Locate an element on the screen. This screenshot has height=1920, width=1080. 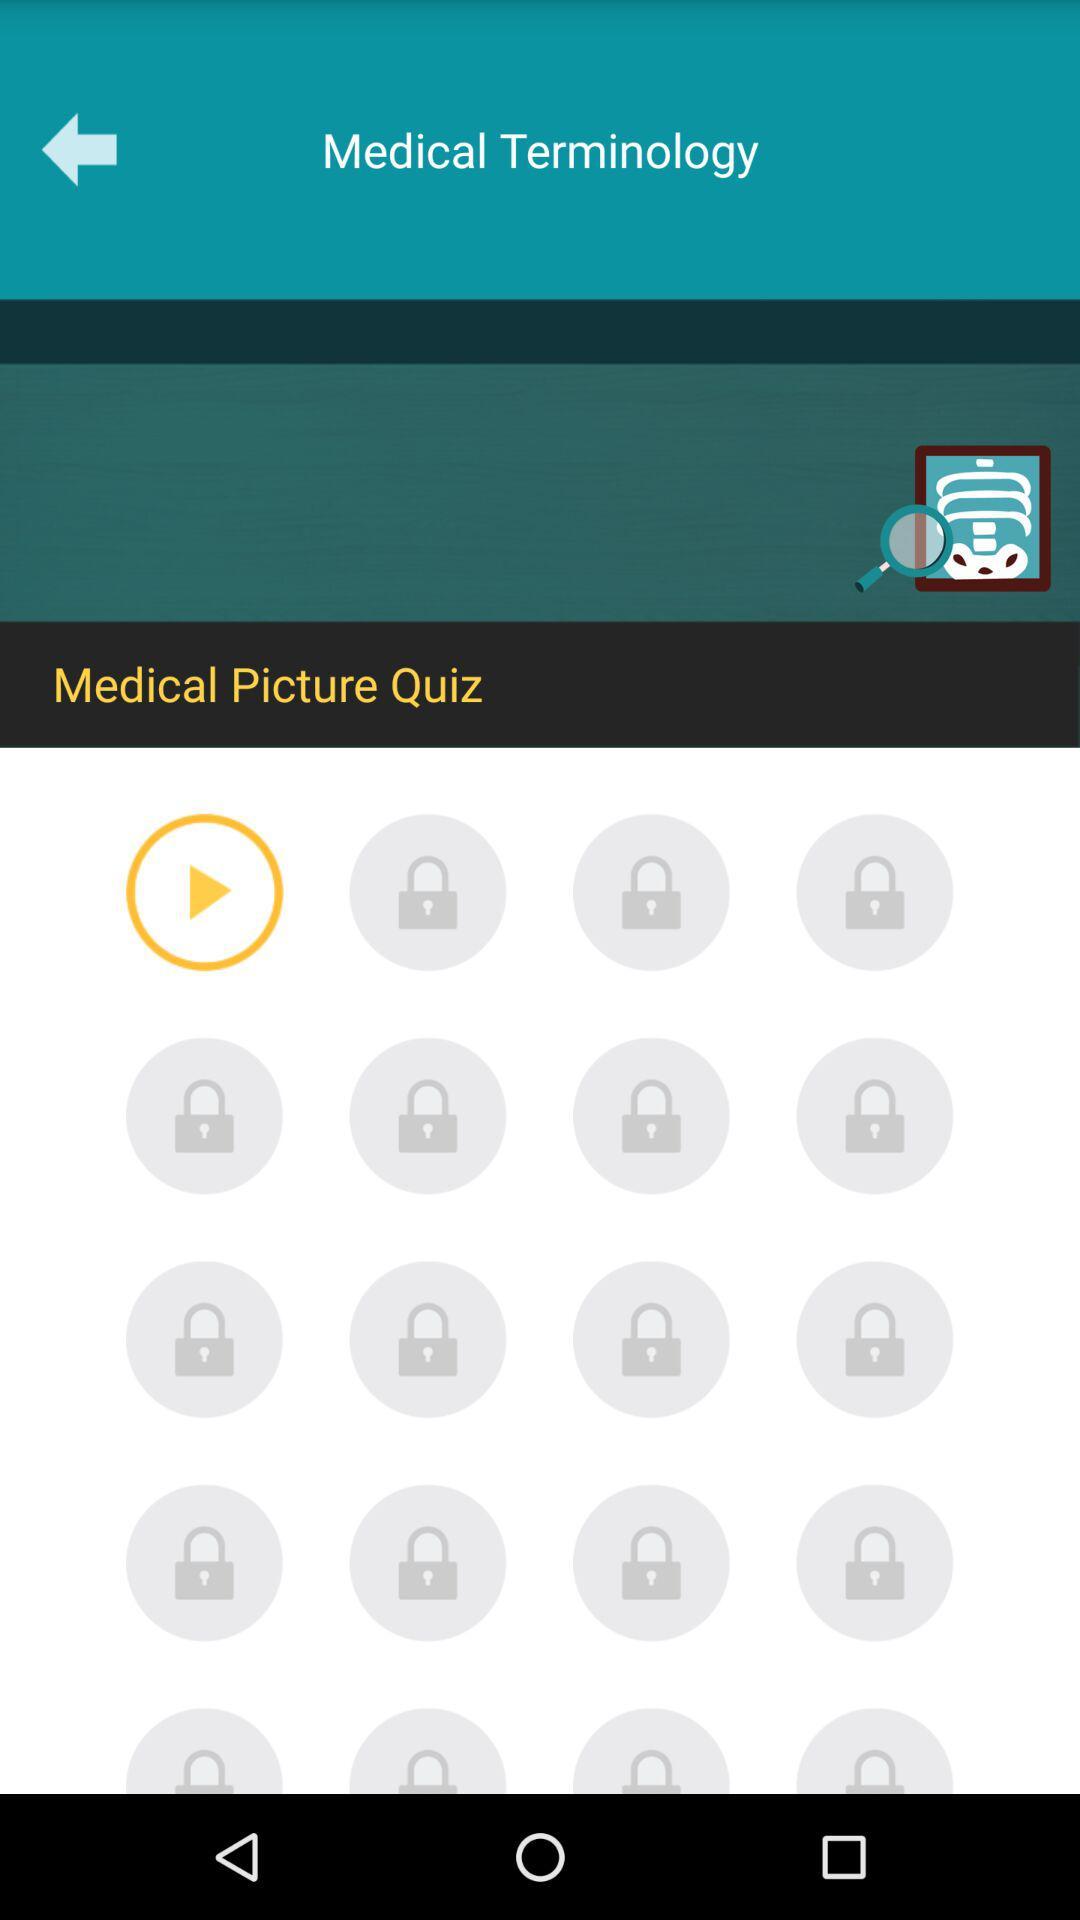
unlock question is located at coordinates (874, 1339).